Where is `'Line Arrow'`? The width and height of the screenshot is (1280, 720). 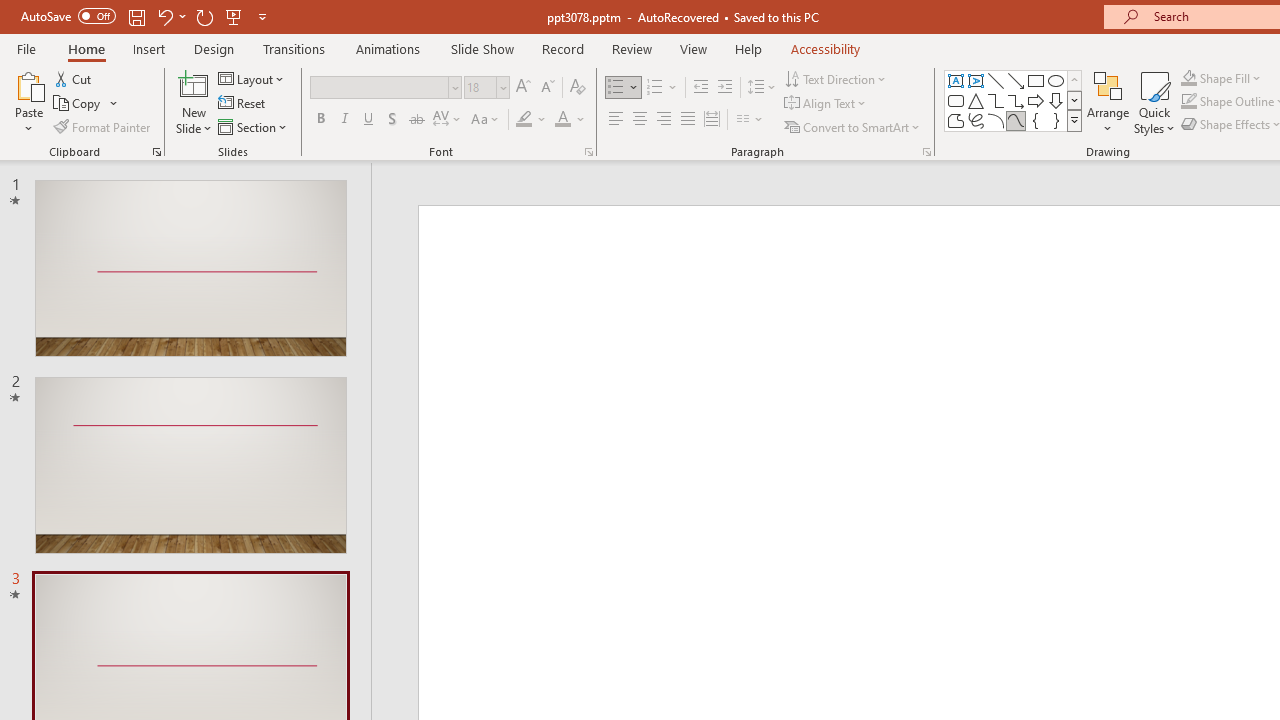
'Line Arrow' is located at coordinates (1016, 80).